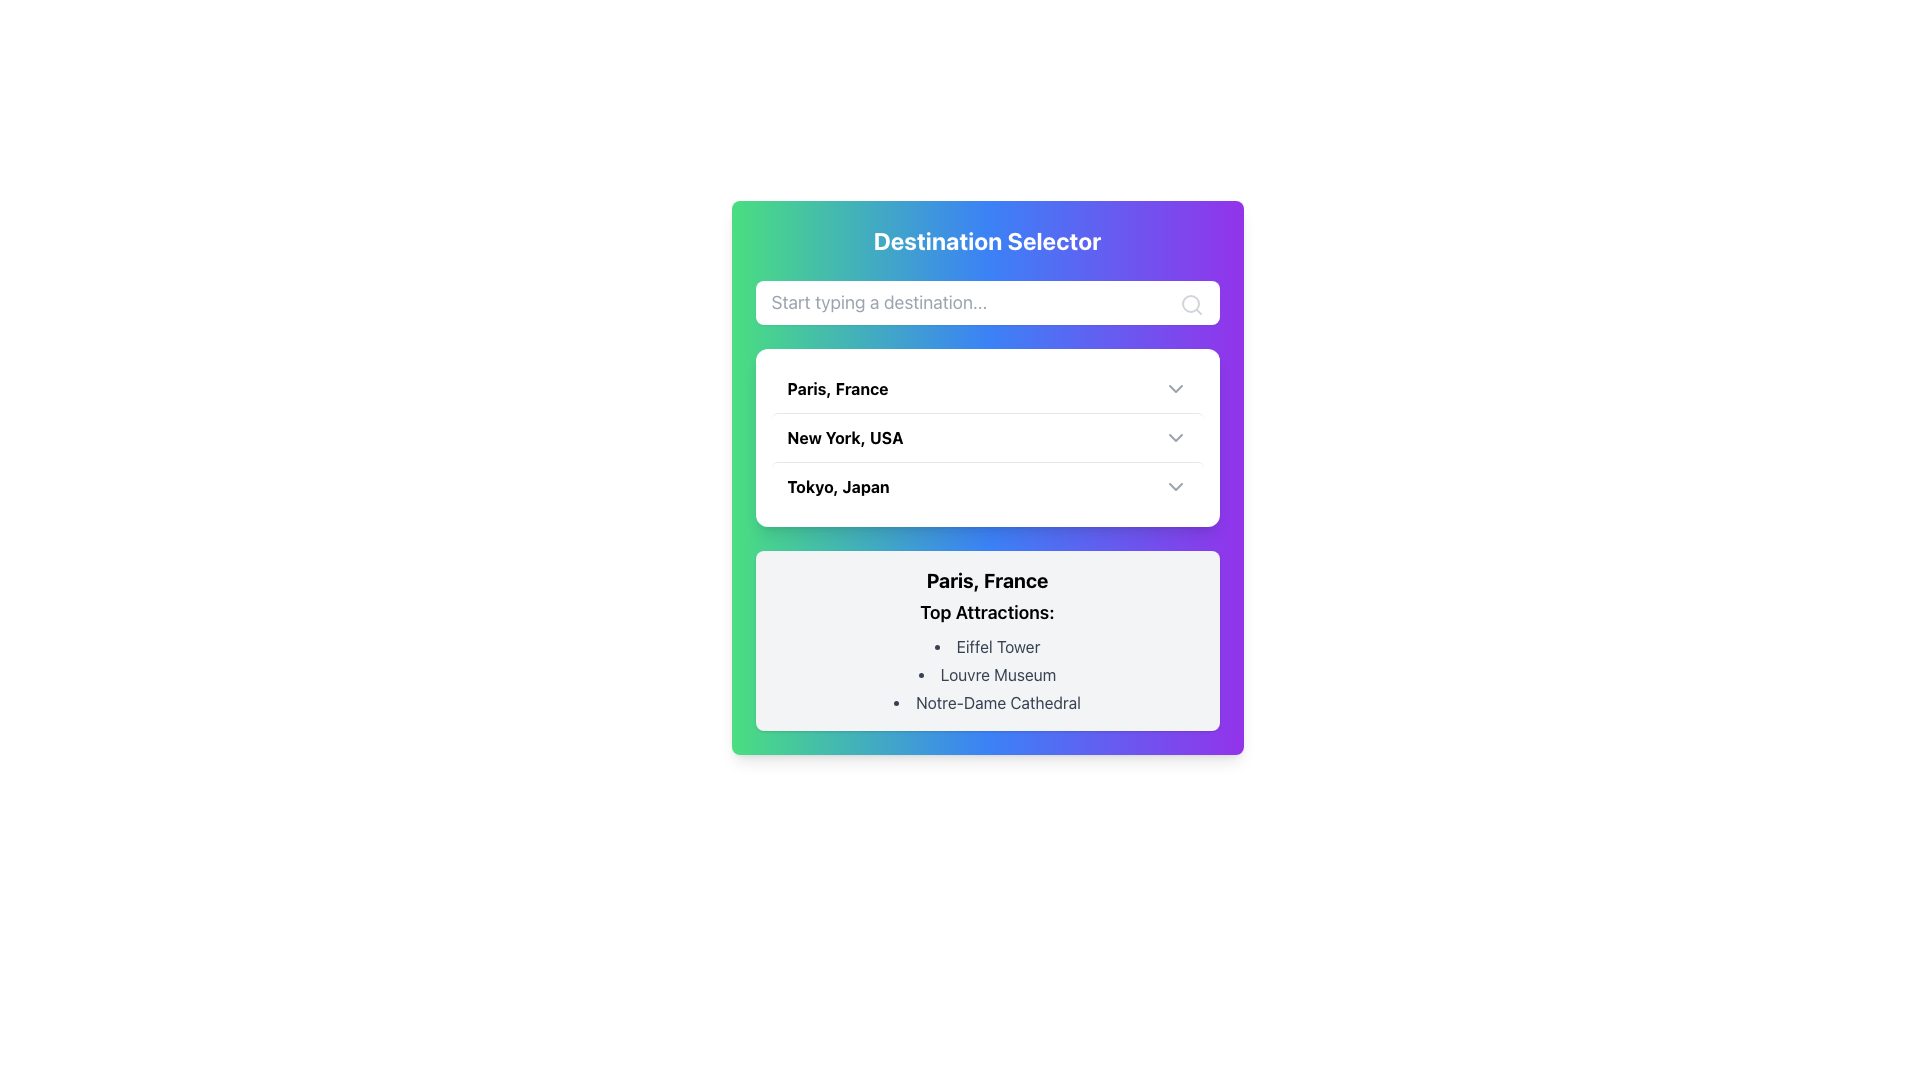 This screenshot has height=1080, width=1920. I want to click on text label displaying 'Notre-Dame Cathedral' which is the third entry in the list of attractions under 'Top Attractions' for 'Paris, France', so click(987, 701).